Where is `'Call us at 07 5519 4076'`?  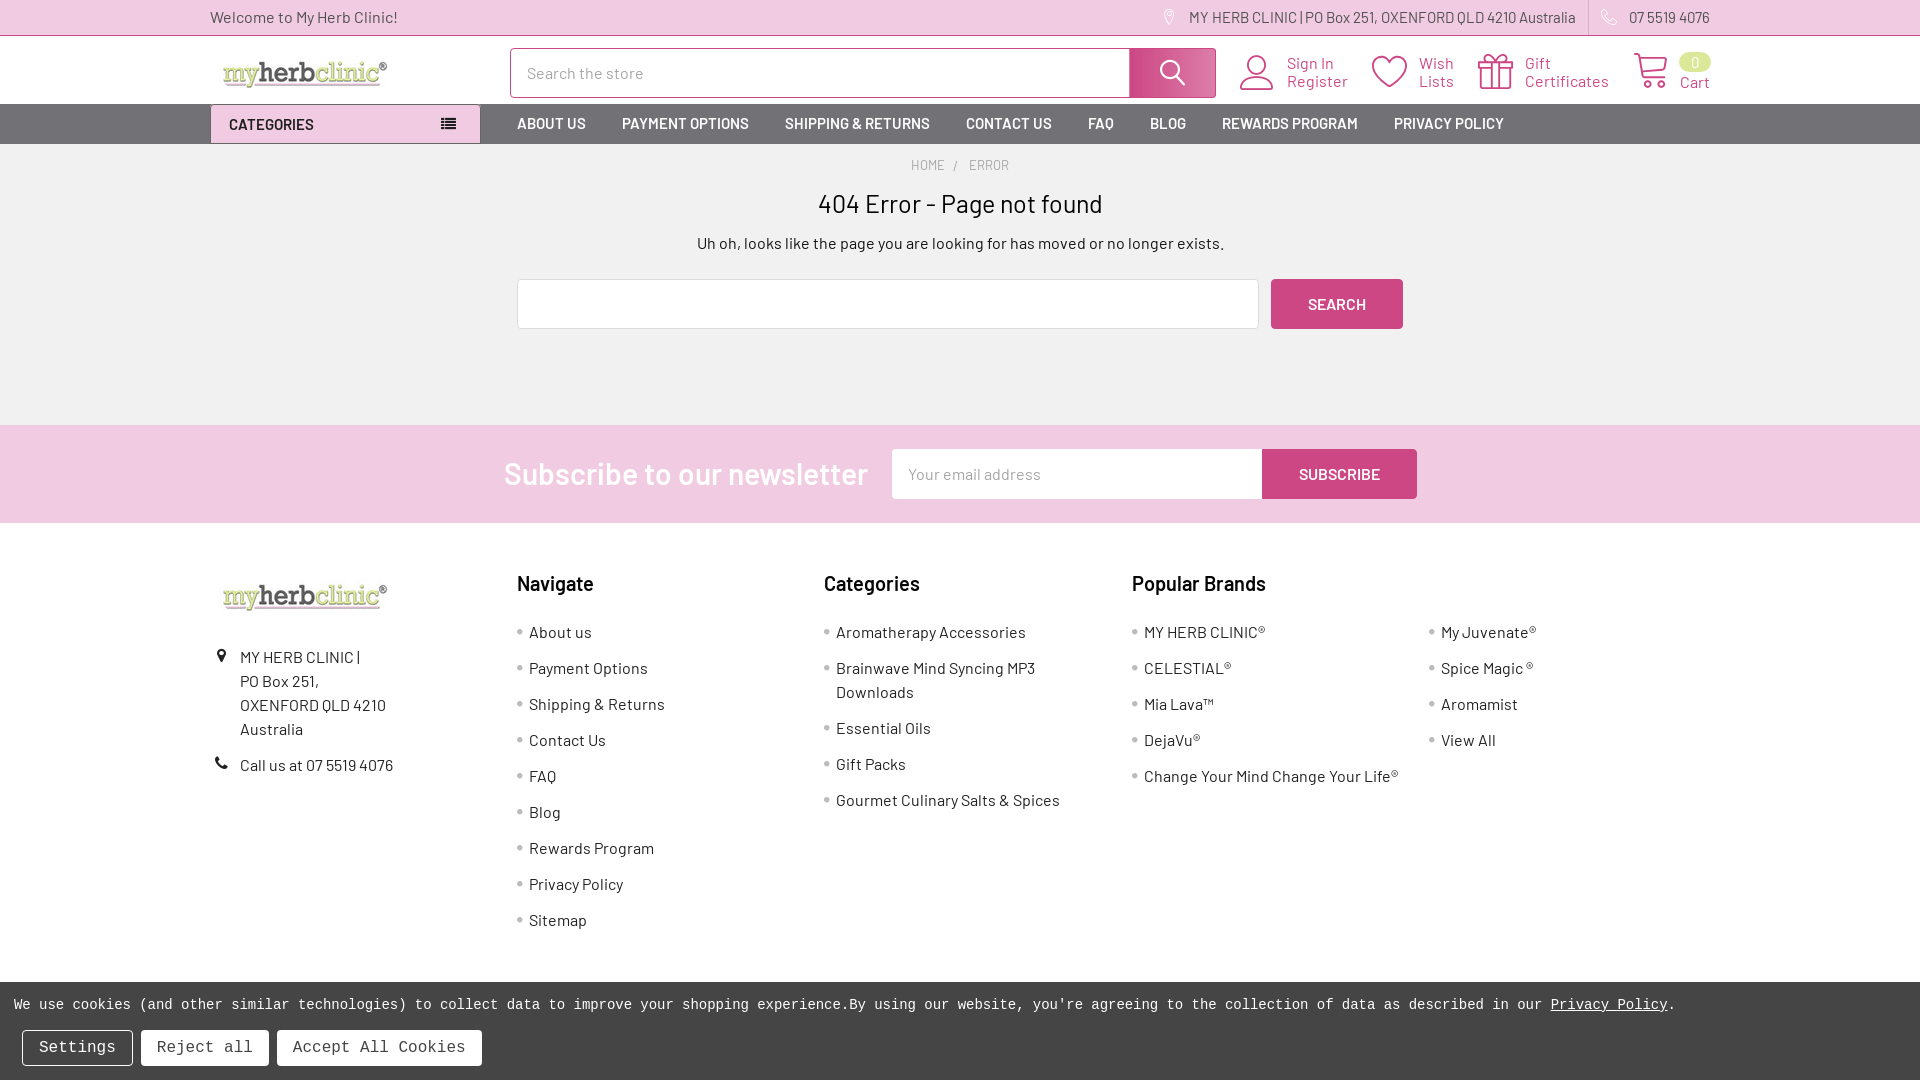
'Call us at 07 5519 4076' is located at coordinates (240, 764).